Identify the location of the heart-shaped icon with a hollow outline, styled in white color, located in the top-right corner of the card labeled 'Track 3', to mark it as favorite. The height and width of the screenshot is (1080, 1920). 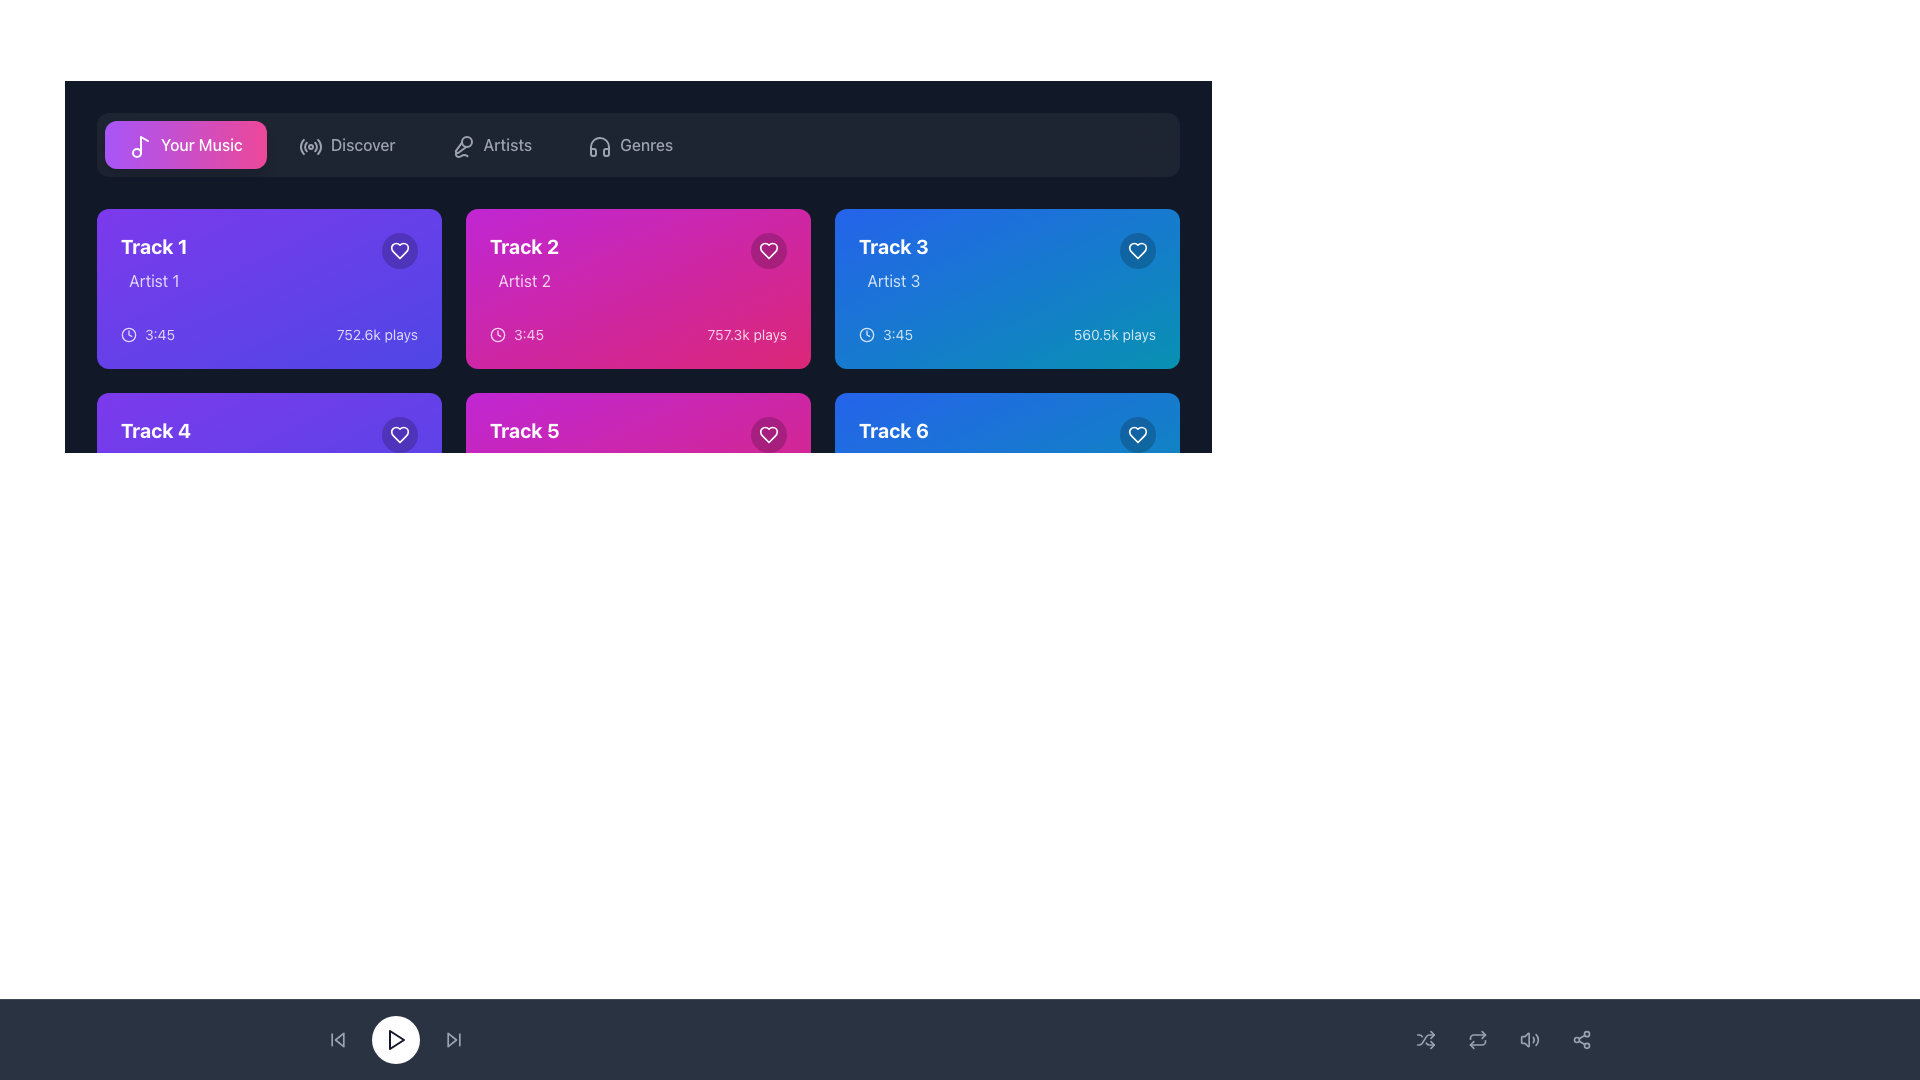
(1137, 249).